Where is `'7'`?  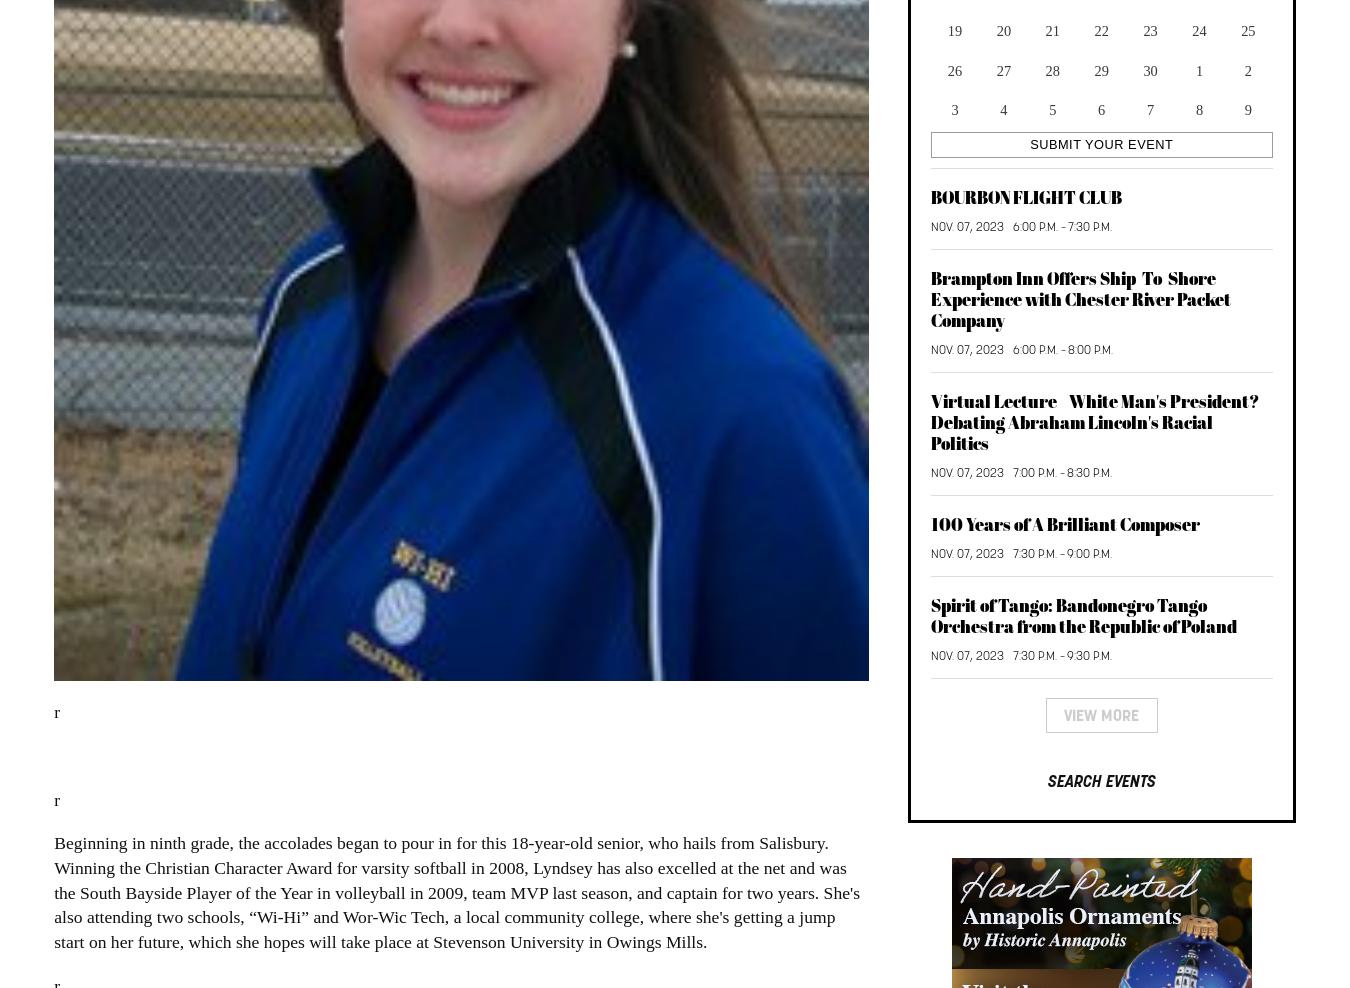 '7' is located at coordinates (1145, 108).